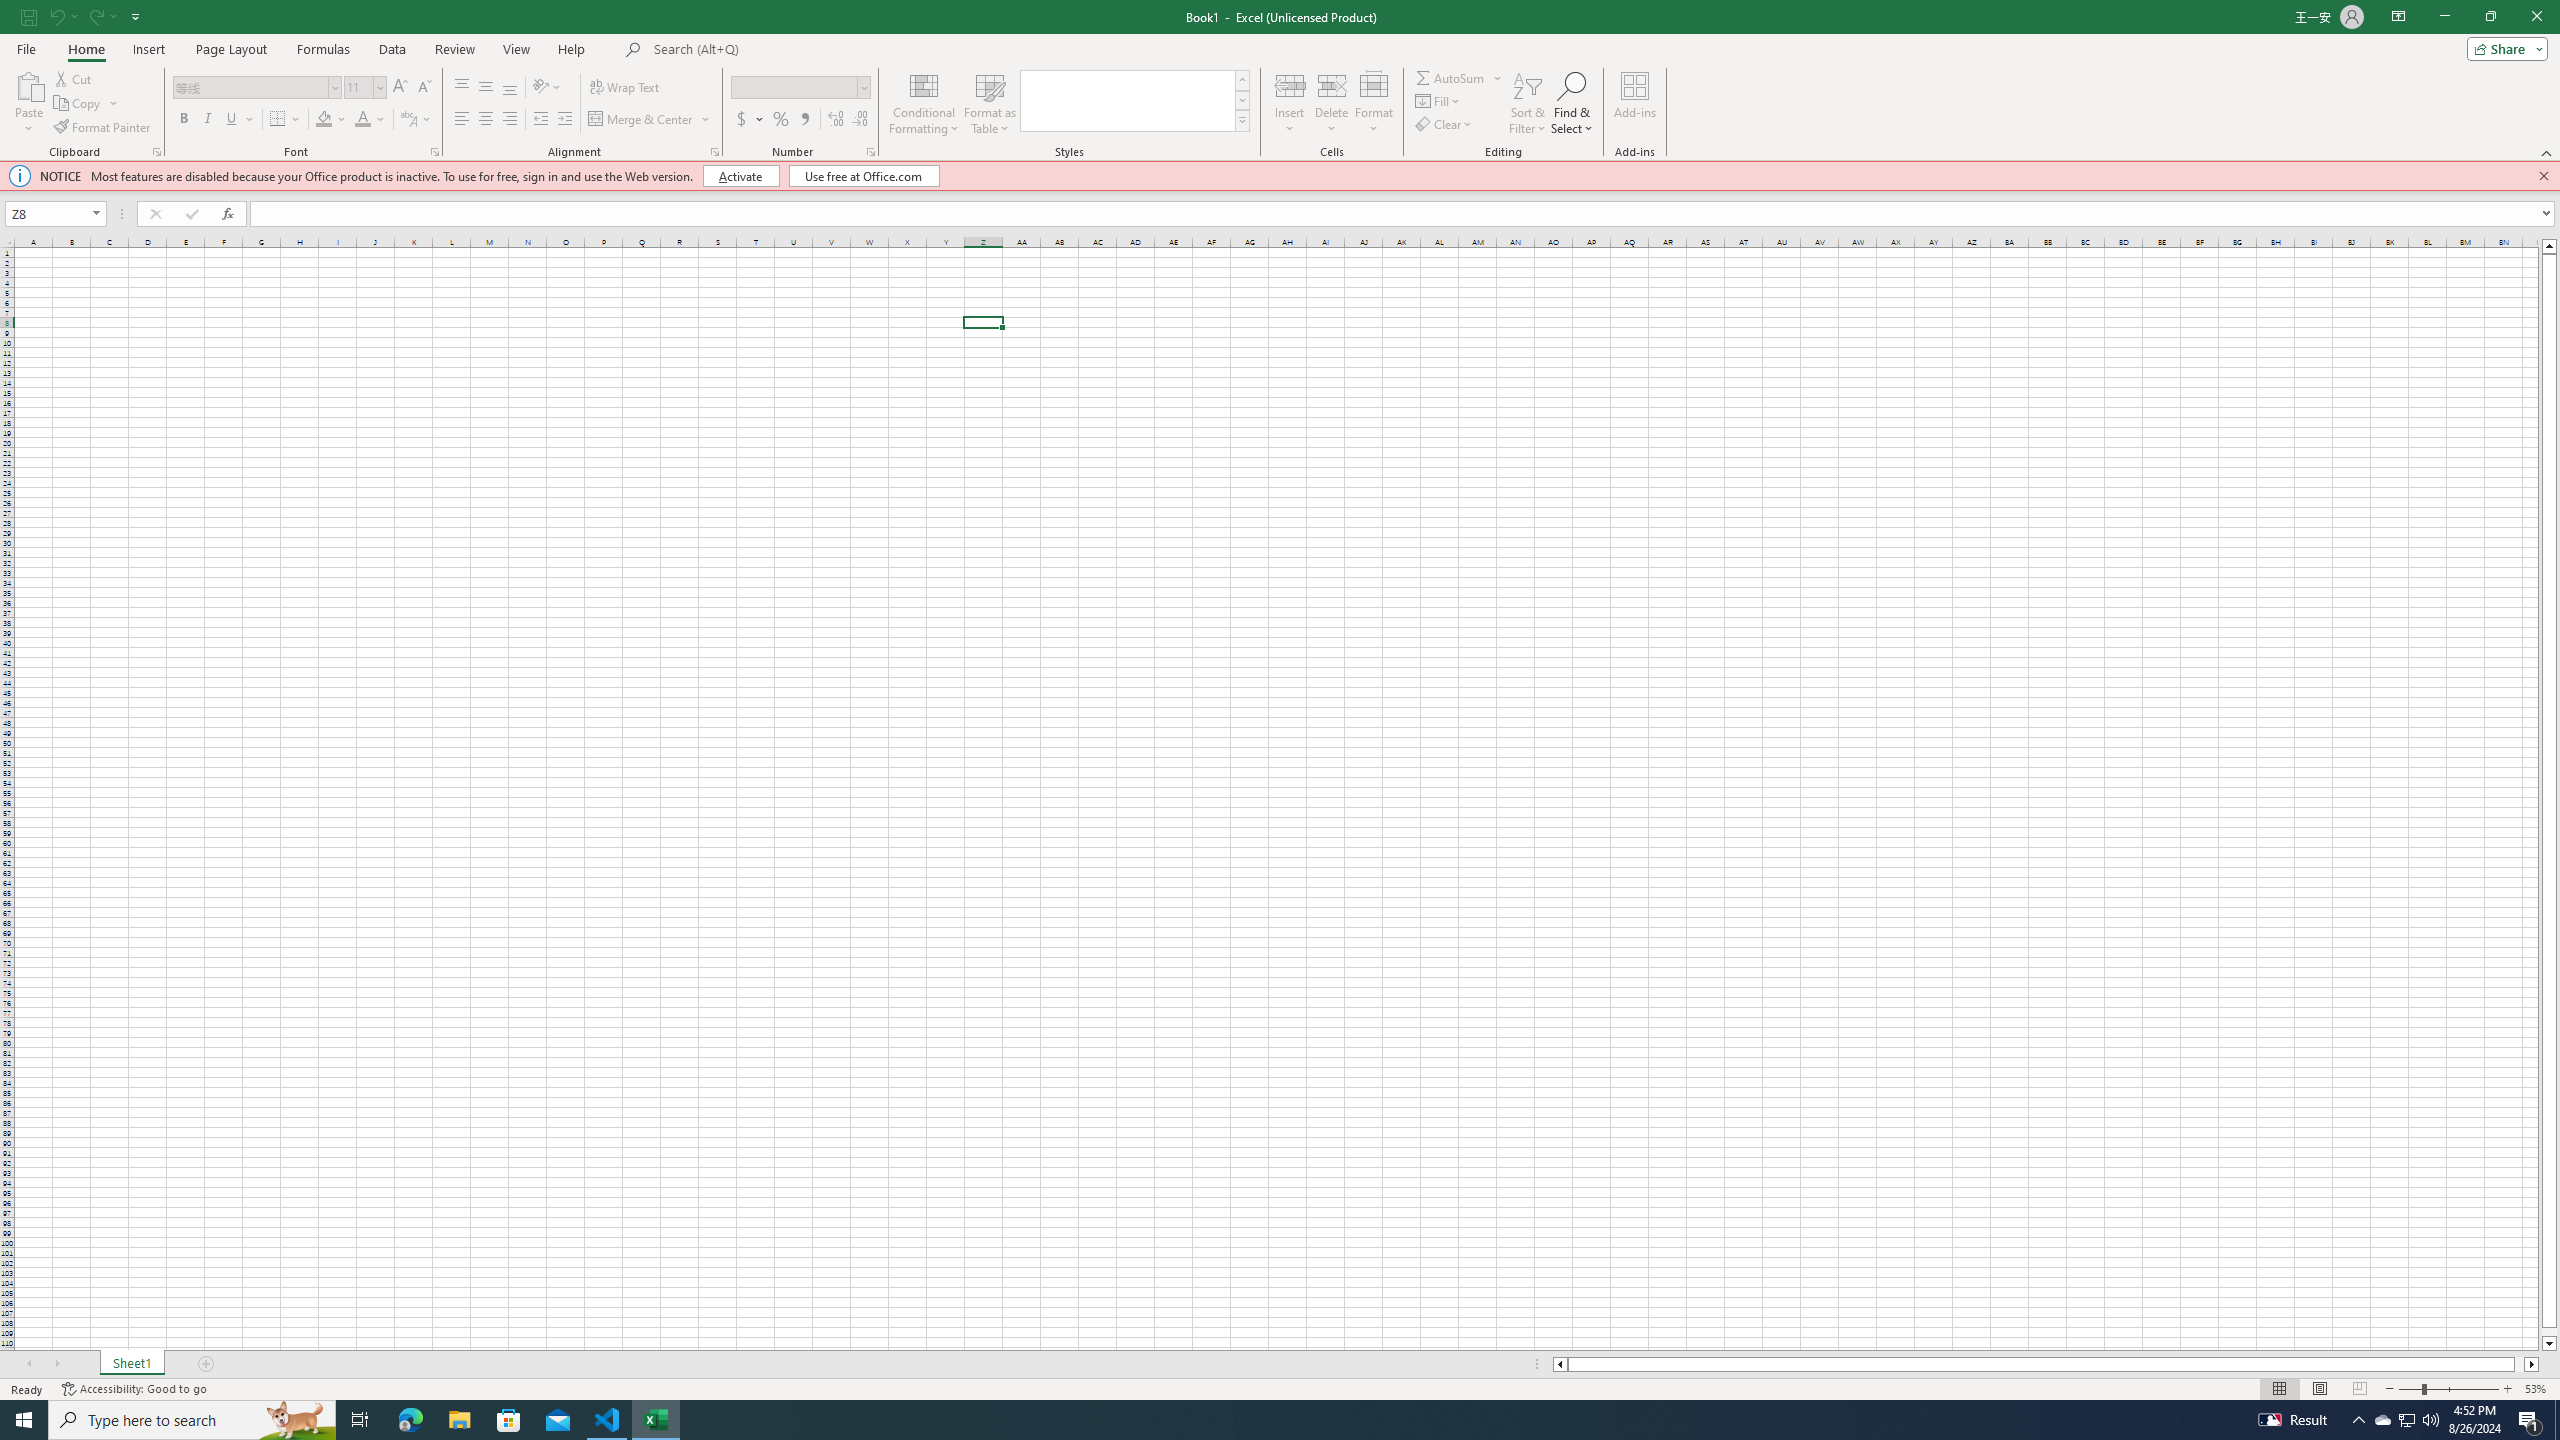  Describe the element at coordinates (791, 49) in the screenshot. I see `'Microsoft search'` at that location.